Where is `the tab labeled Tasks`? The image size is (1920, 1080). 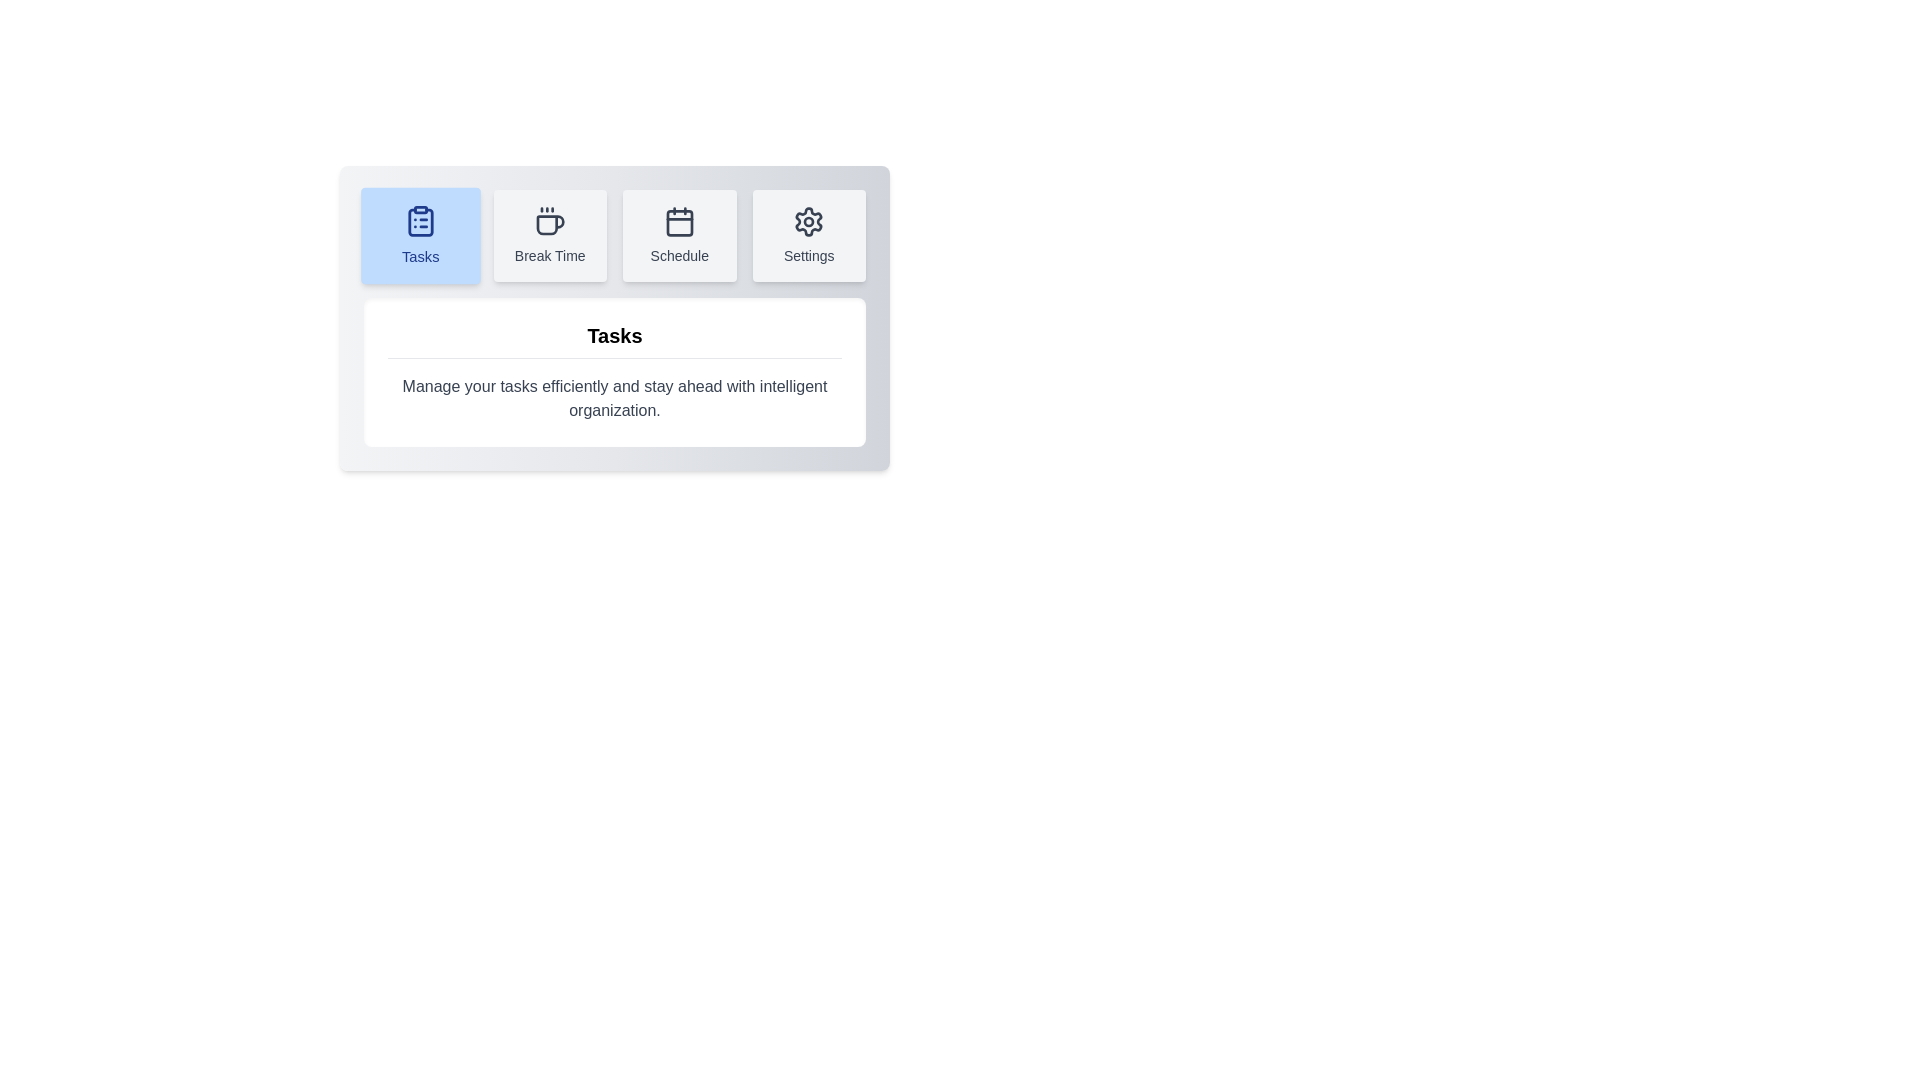 the tab labeled Tasks is located at coordinates (419, 234).